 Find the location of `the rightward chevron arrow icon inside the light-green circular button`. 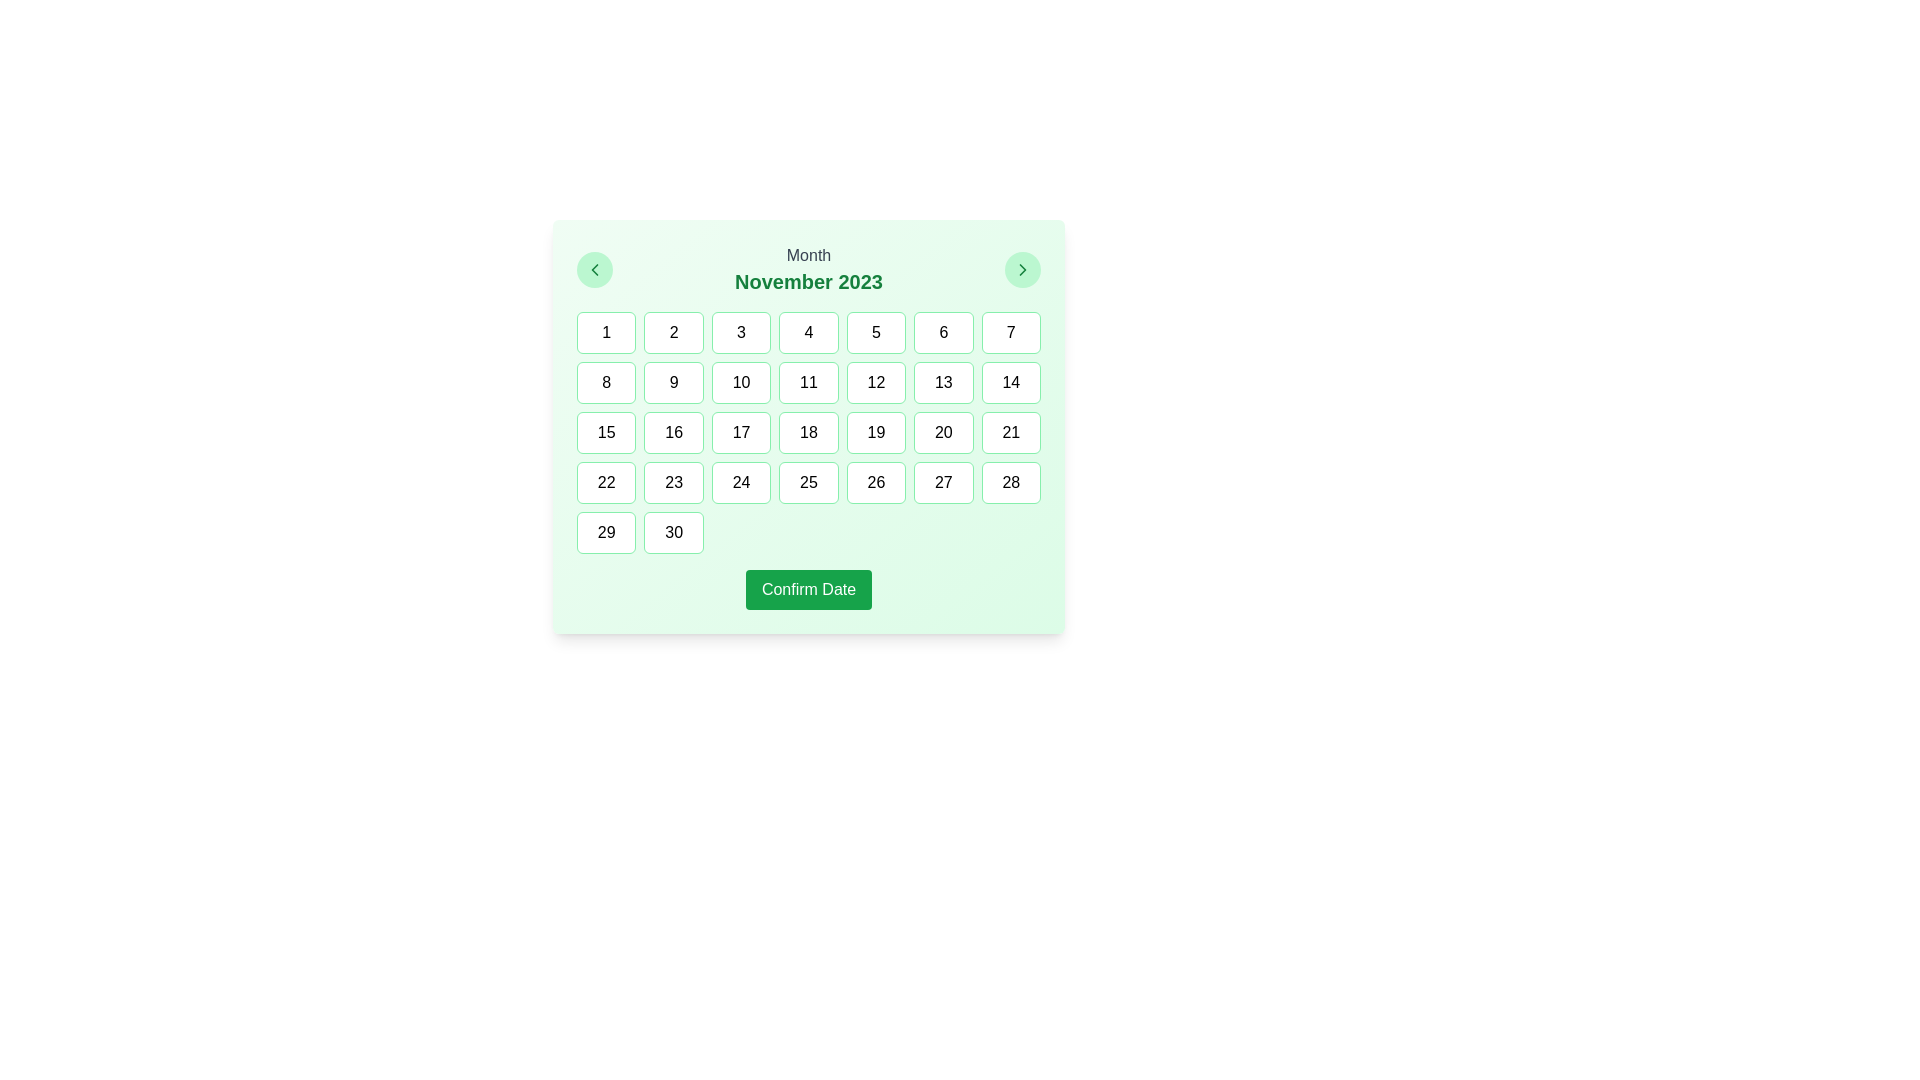

the rightward chevron arrow icon inside the light-green circular button is located at coordinates (1022, 270).